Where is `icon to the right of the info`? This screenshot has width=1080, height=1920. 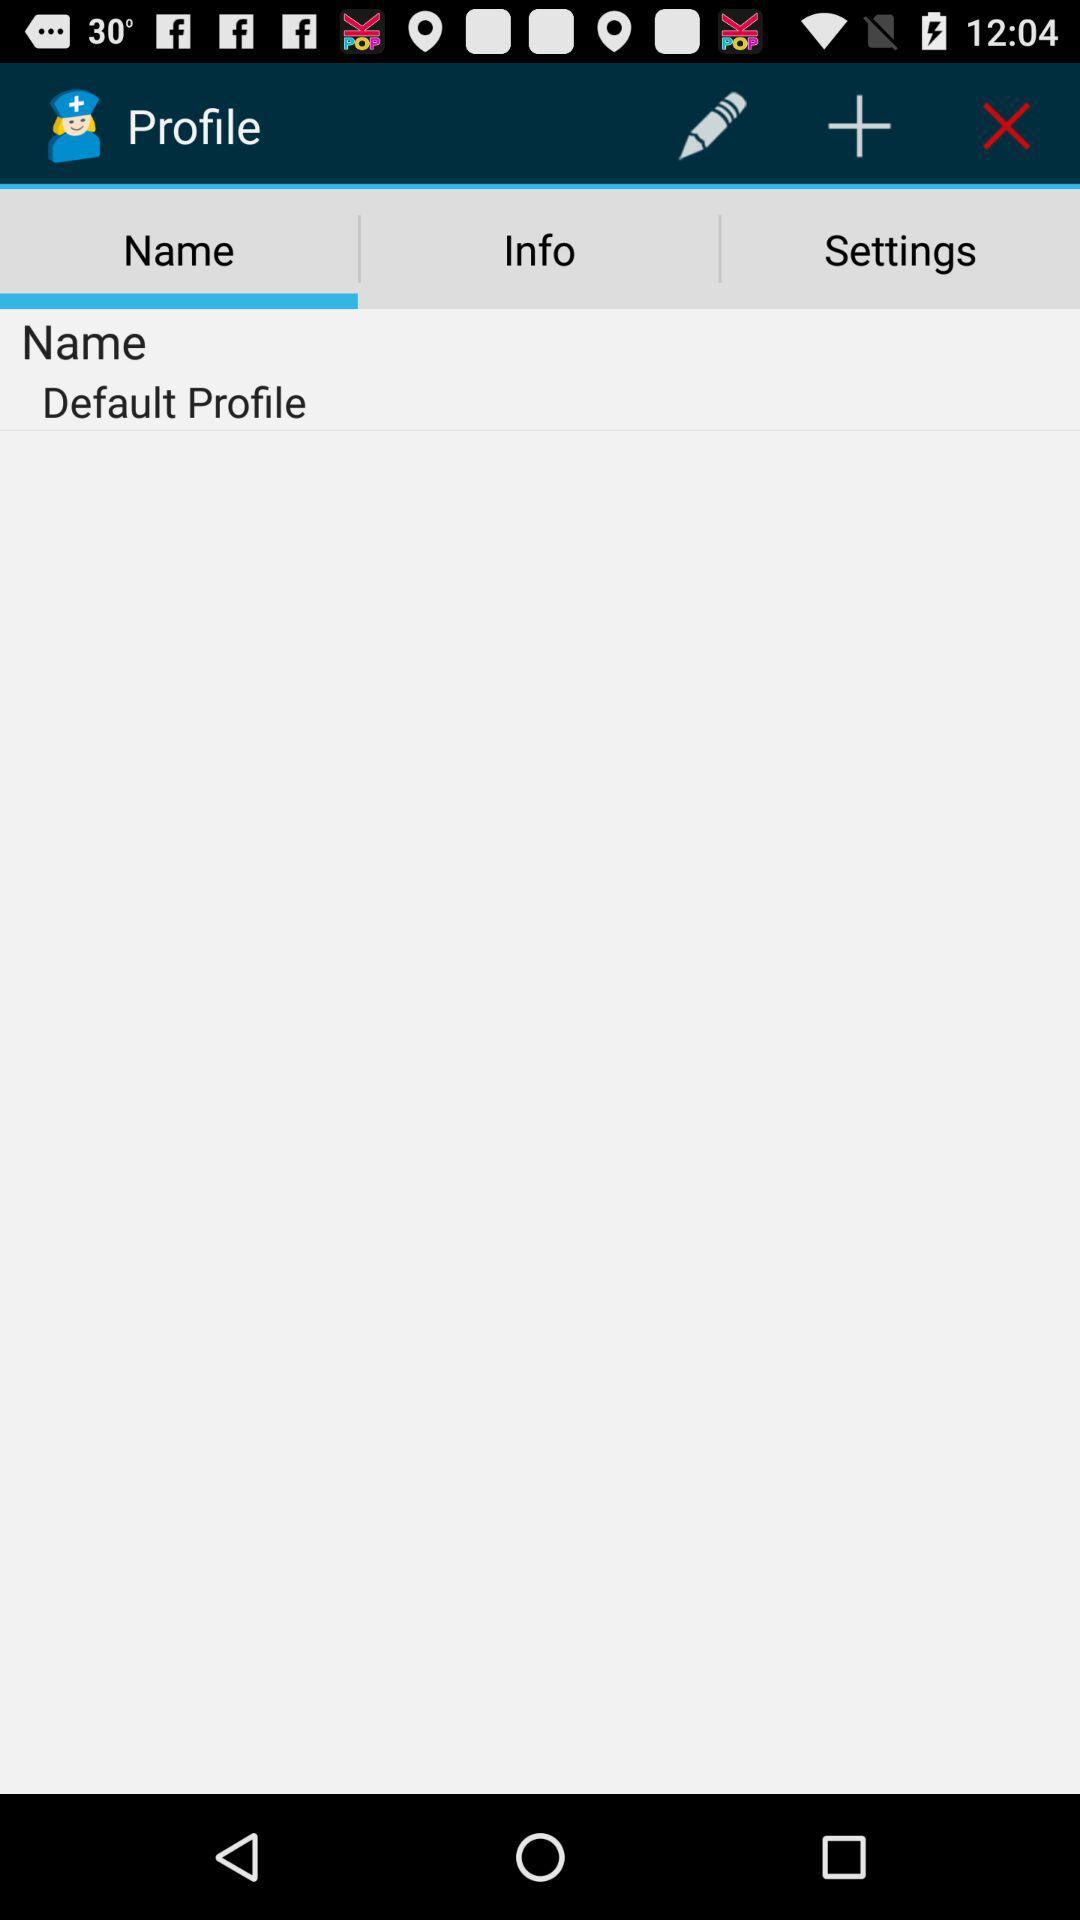 icon to the right of the info is located at coordinates (900, 248).